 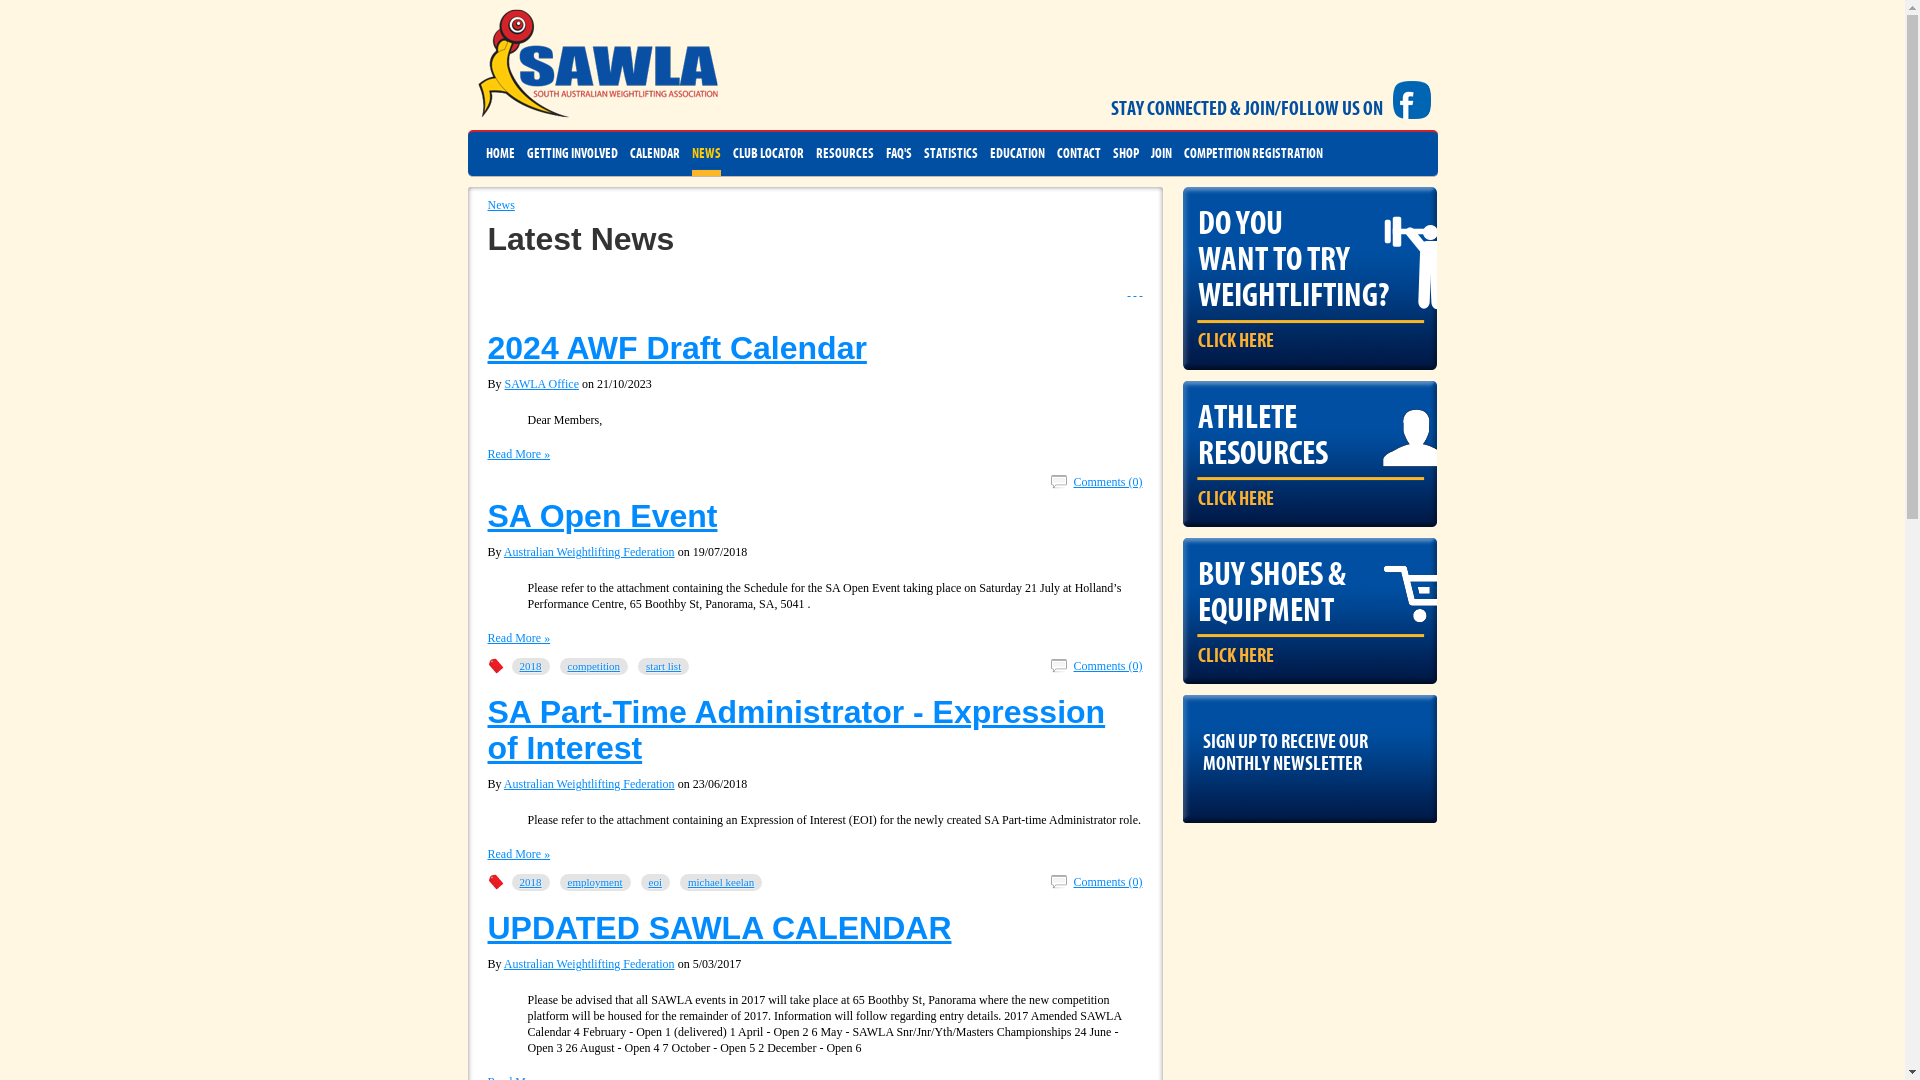 What do you see at coordinates (897, 153) in the screenshot?
I see `'FAQ'S'` at bounding box center [897, 153].